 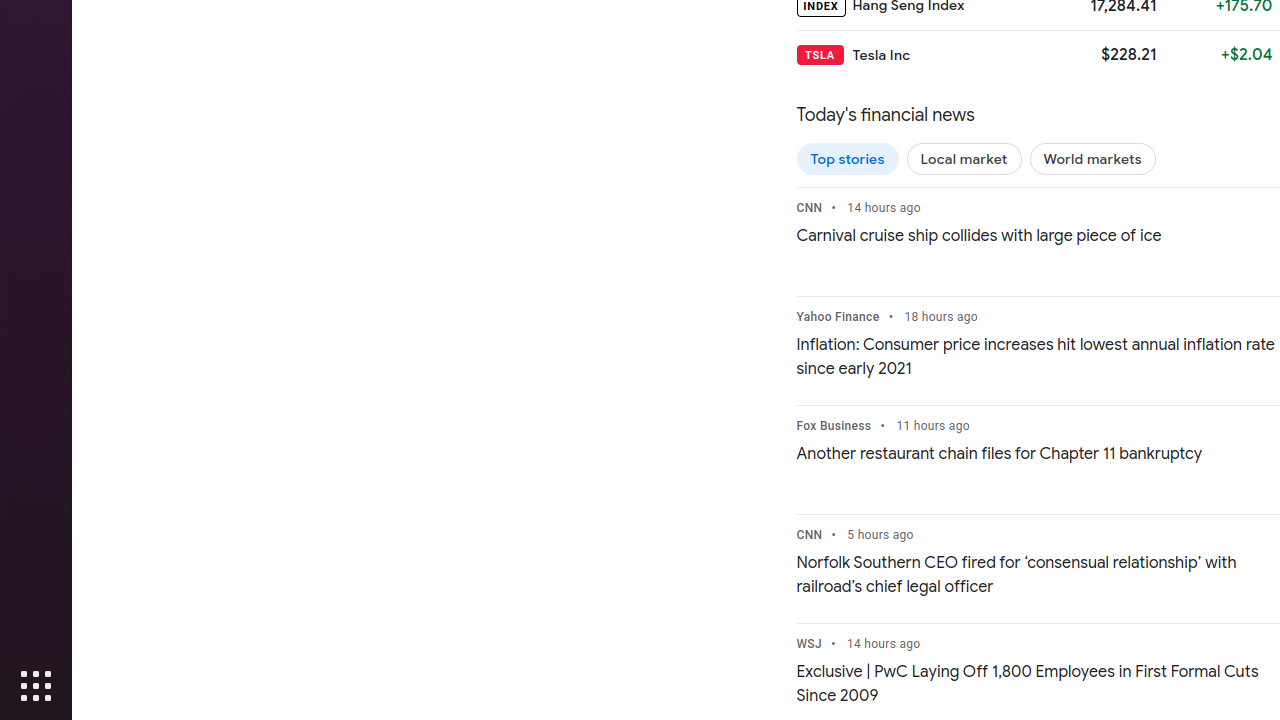 I want to click on 'Show Applications', so click(x=35, y=685).